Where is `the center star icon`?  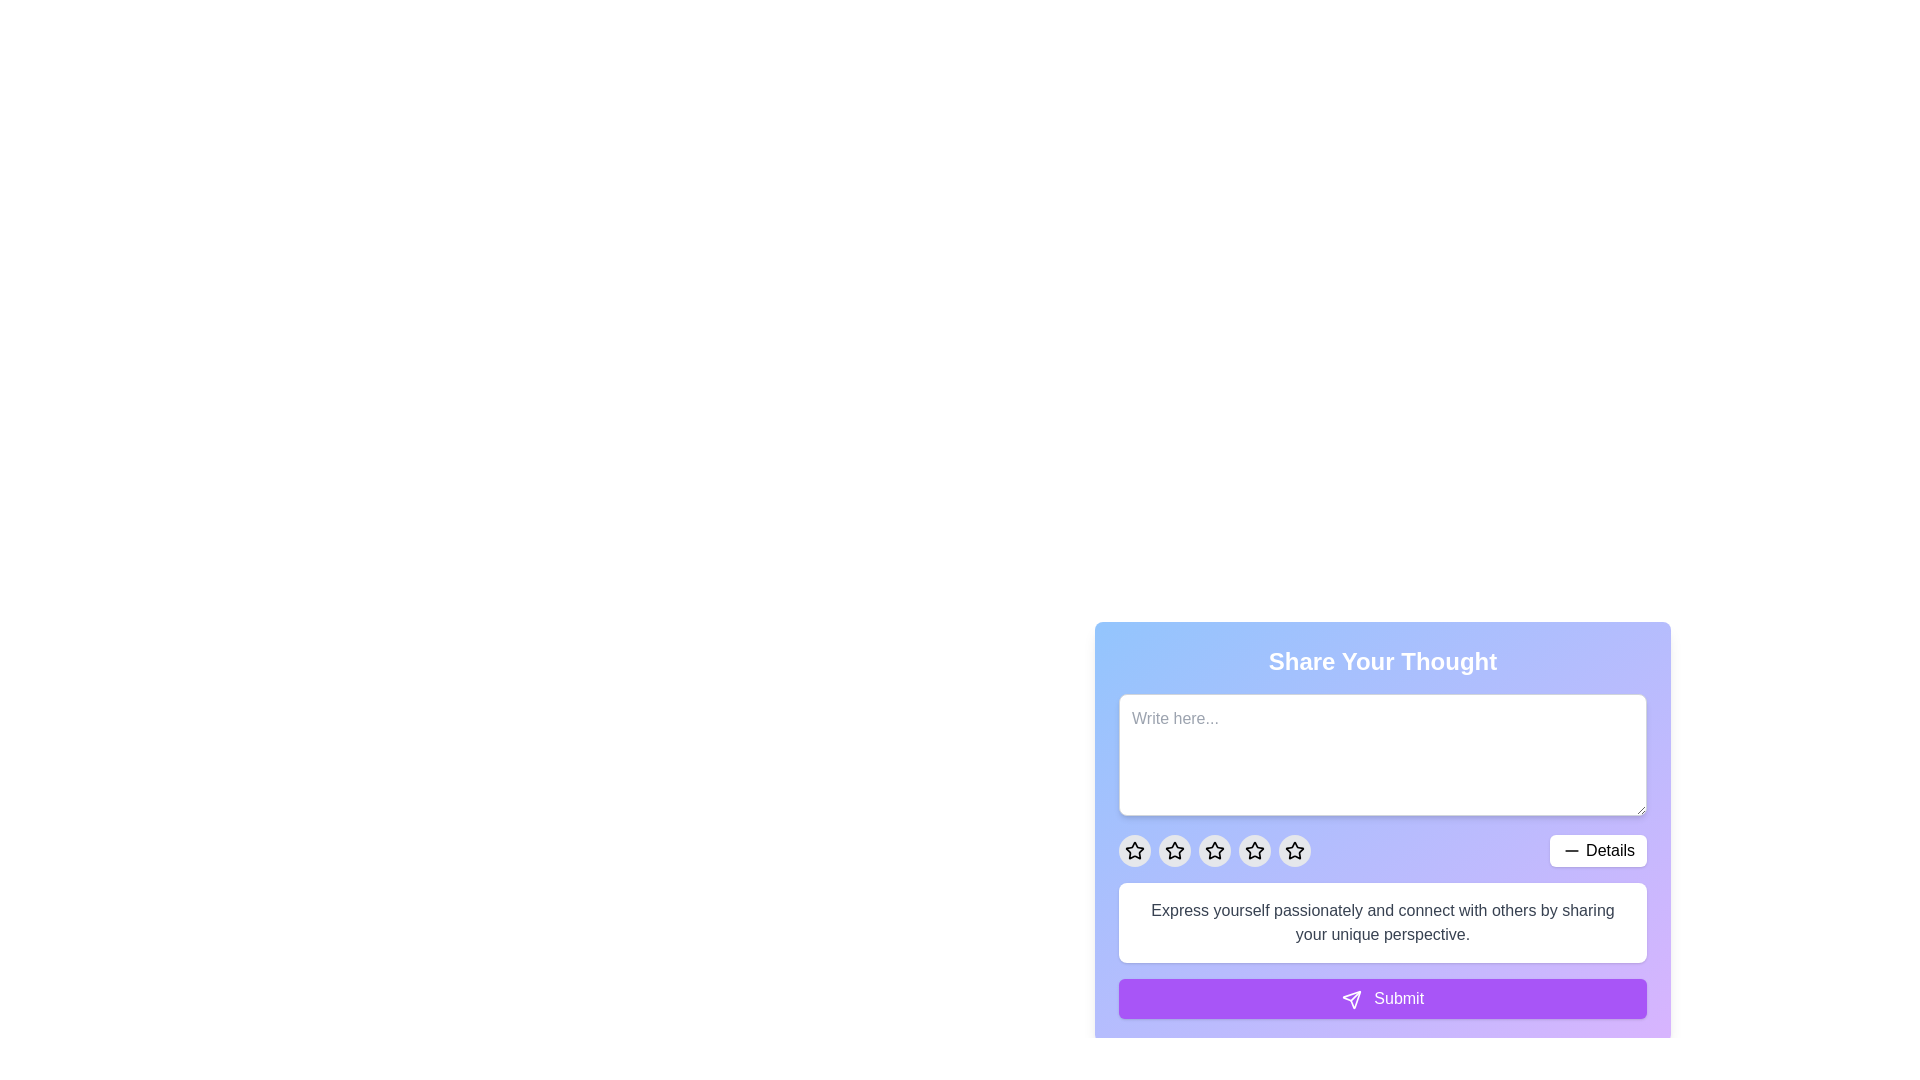
the center star icon is located at coordinates (1213, 851).